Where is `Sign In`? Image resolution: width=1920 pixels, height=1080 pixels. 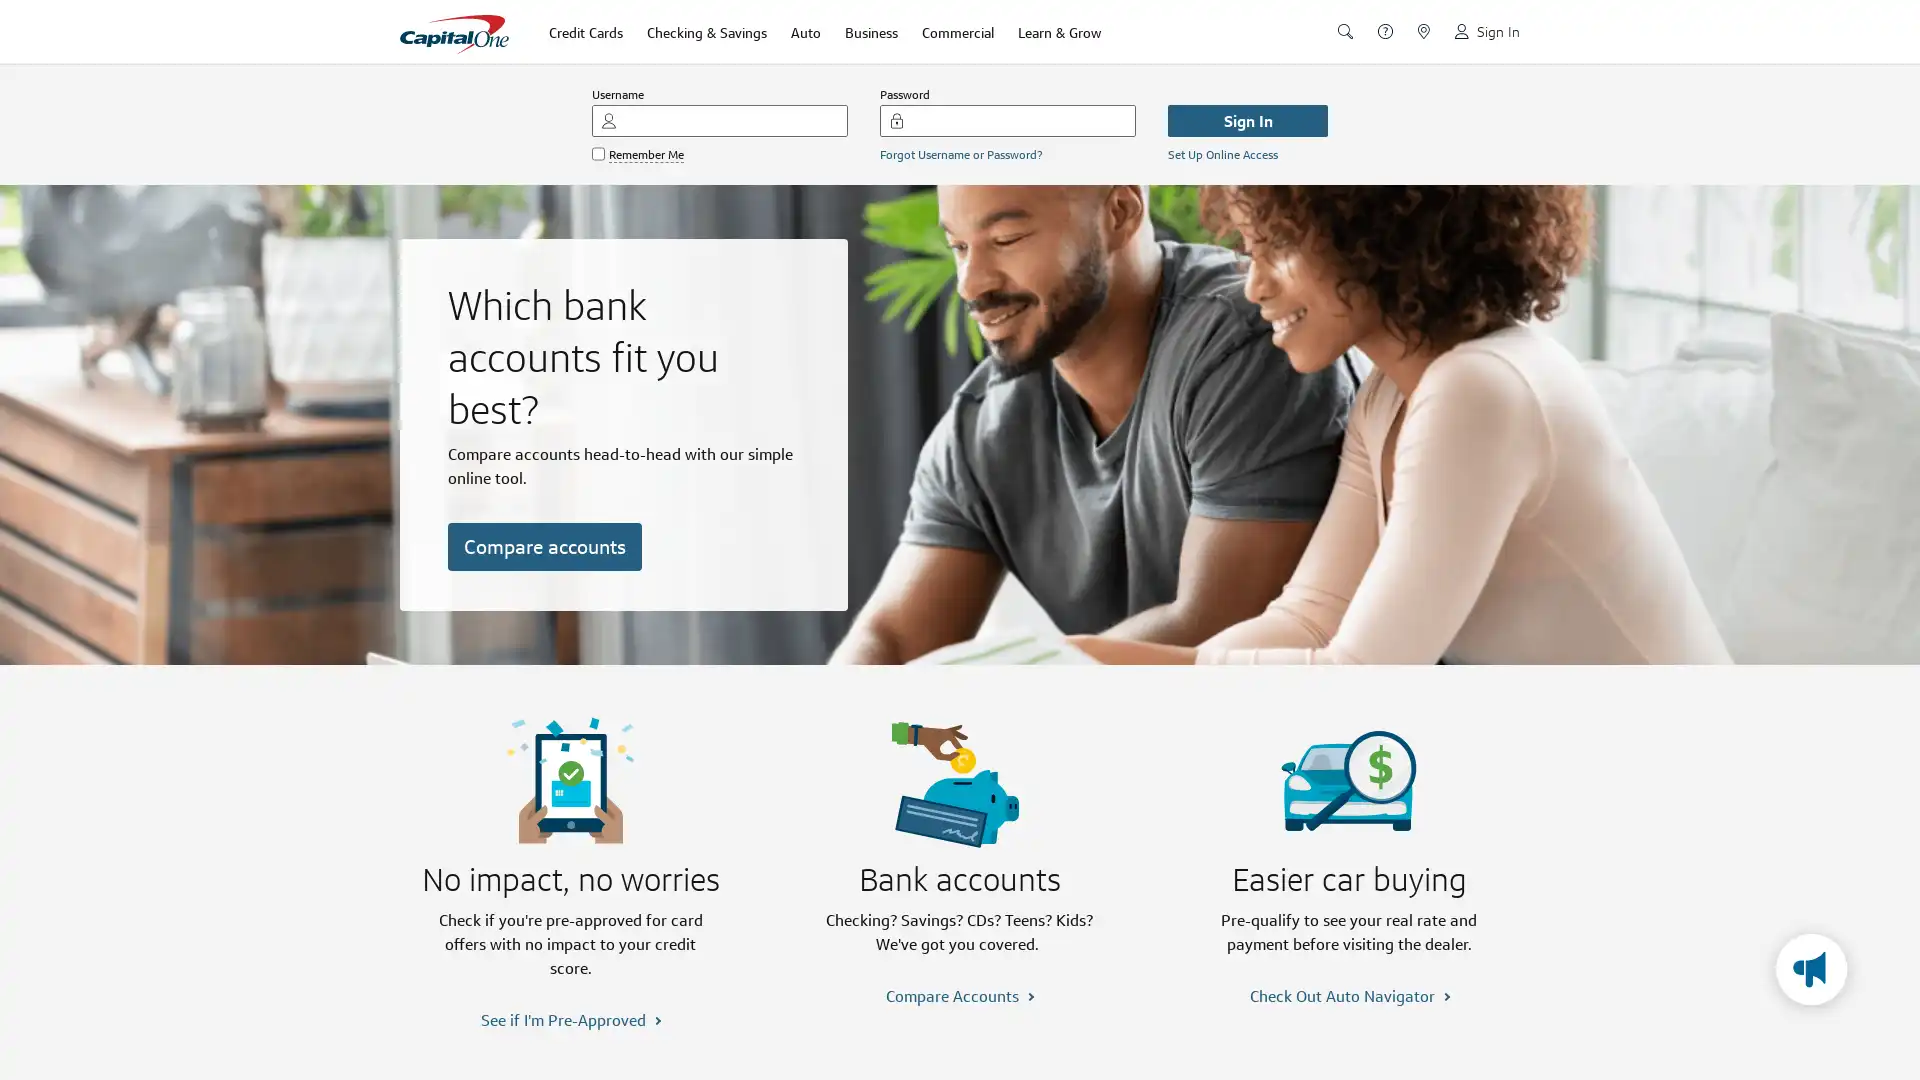 Sign In is located at coordinates (1247, 120).